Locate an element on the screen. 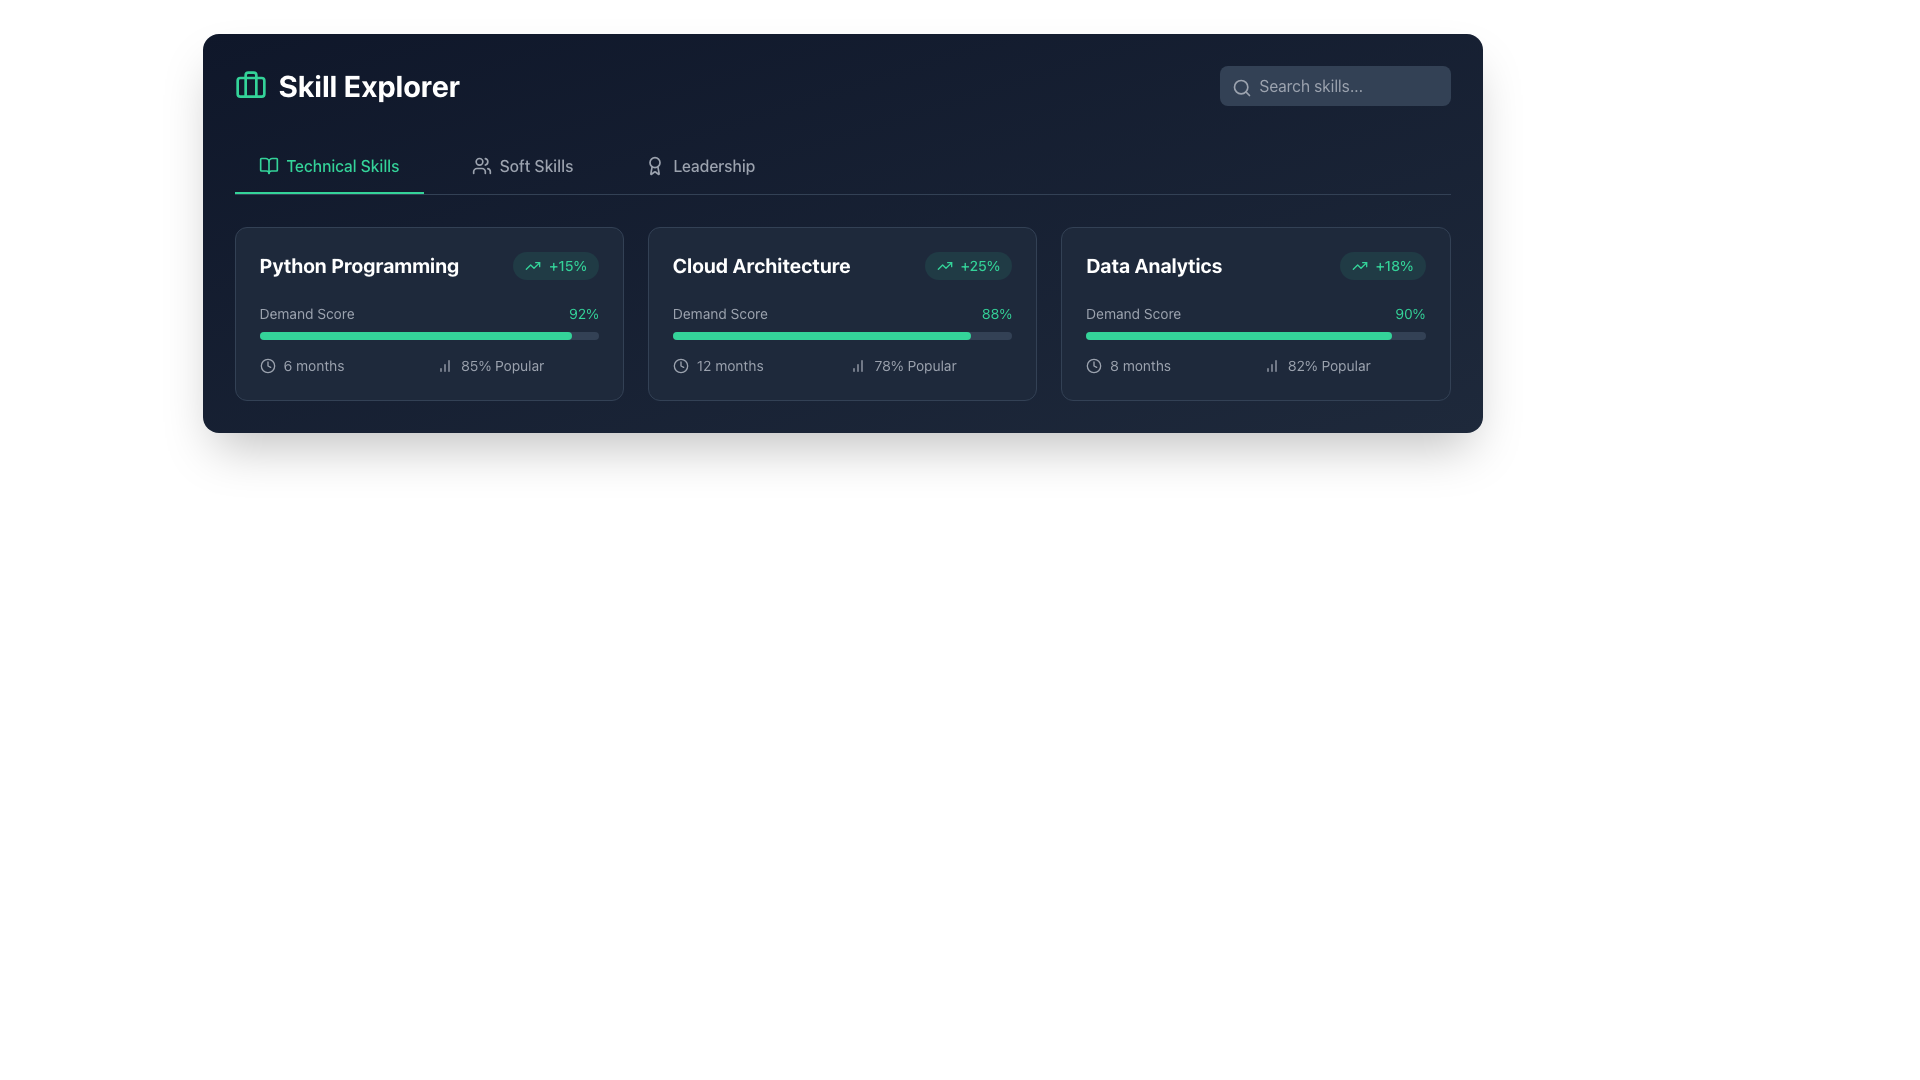 The image size is (1920, 1080). the progress bar indicating the demand score for the 'Cloud Architecture' skill, which is centrally positioned within the card interface is located at coordinates (822, 334).